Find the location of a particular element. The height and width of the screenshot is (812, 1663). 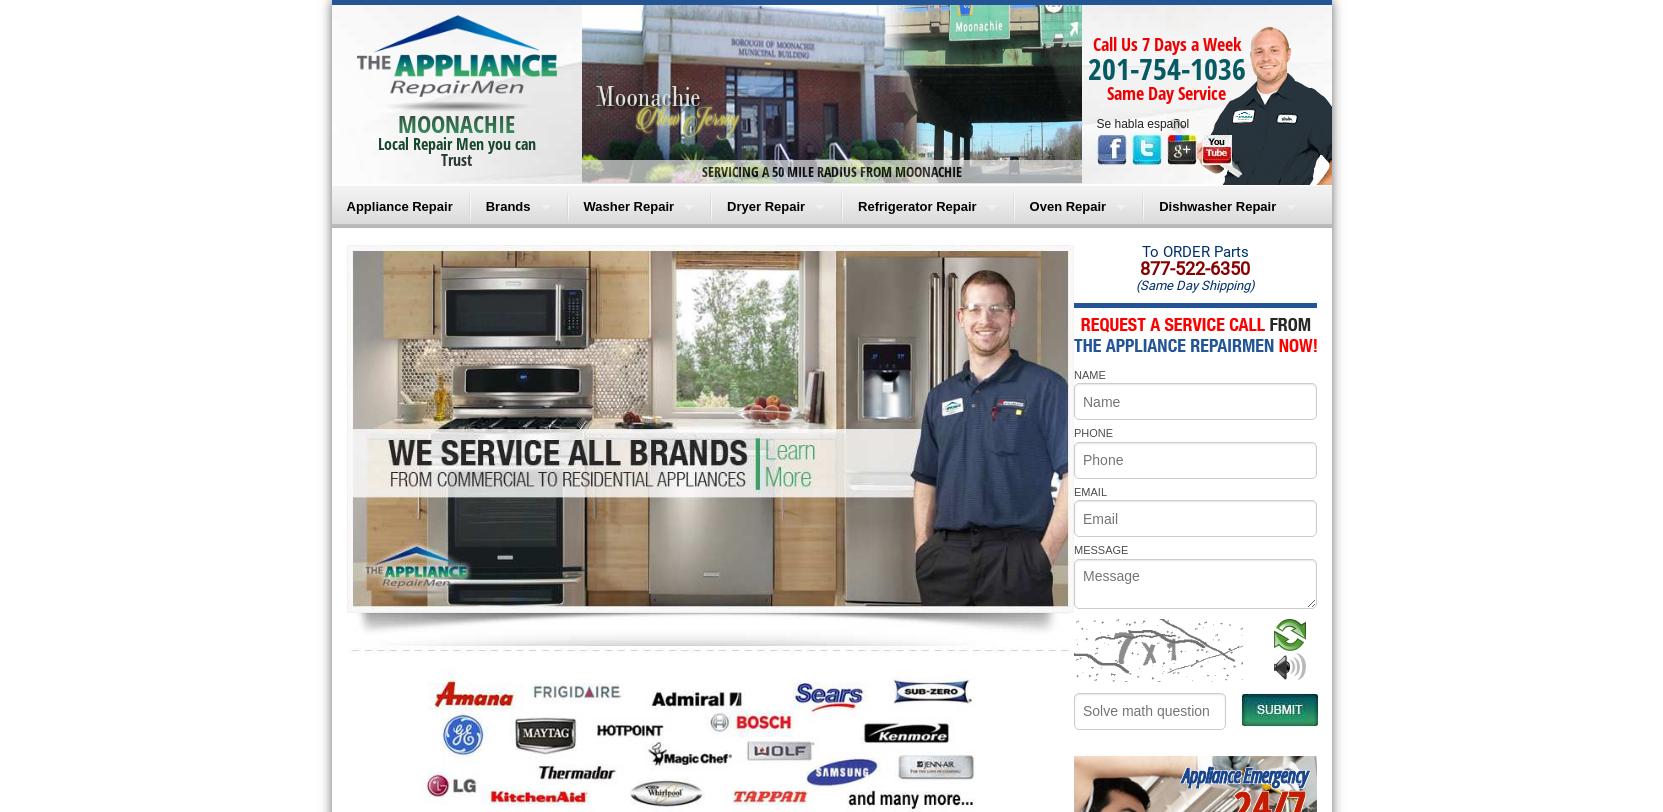

'(Same Day Shipping)' is located at coordinates (1194, 285).